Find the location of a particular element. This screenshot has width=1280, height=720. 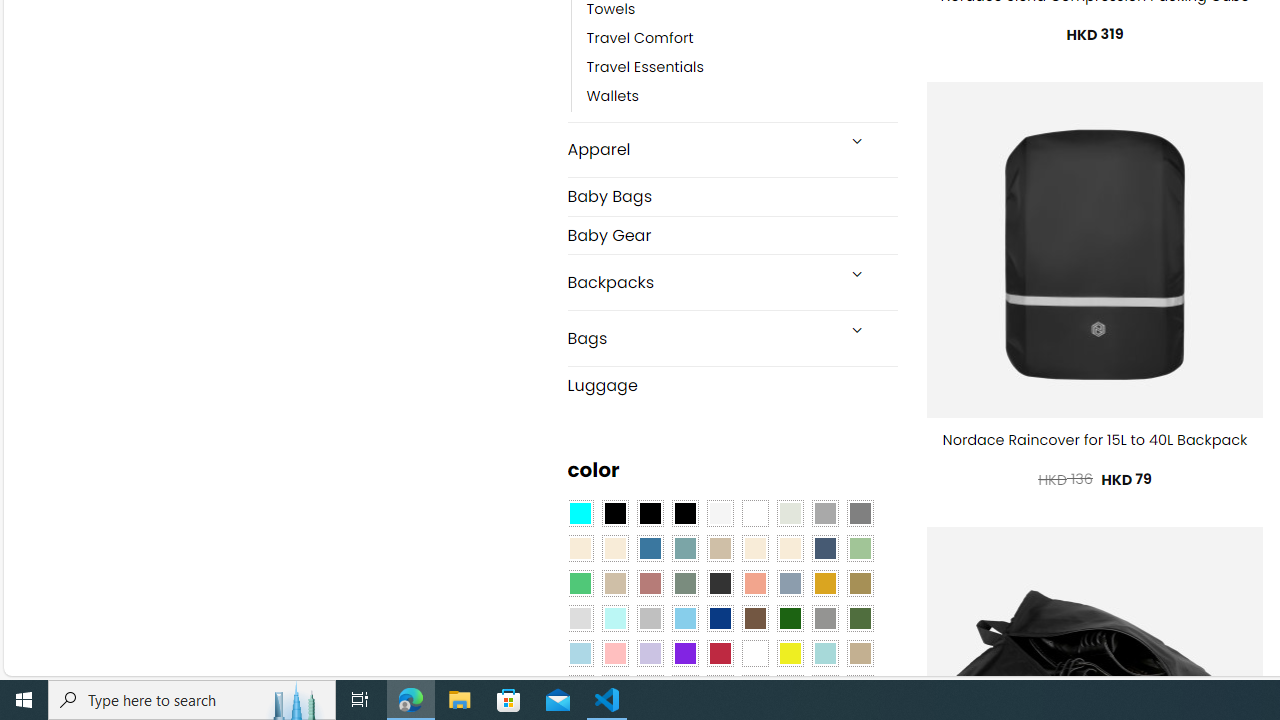

'Hale Navy' is located at coordinates (824, 549).